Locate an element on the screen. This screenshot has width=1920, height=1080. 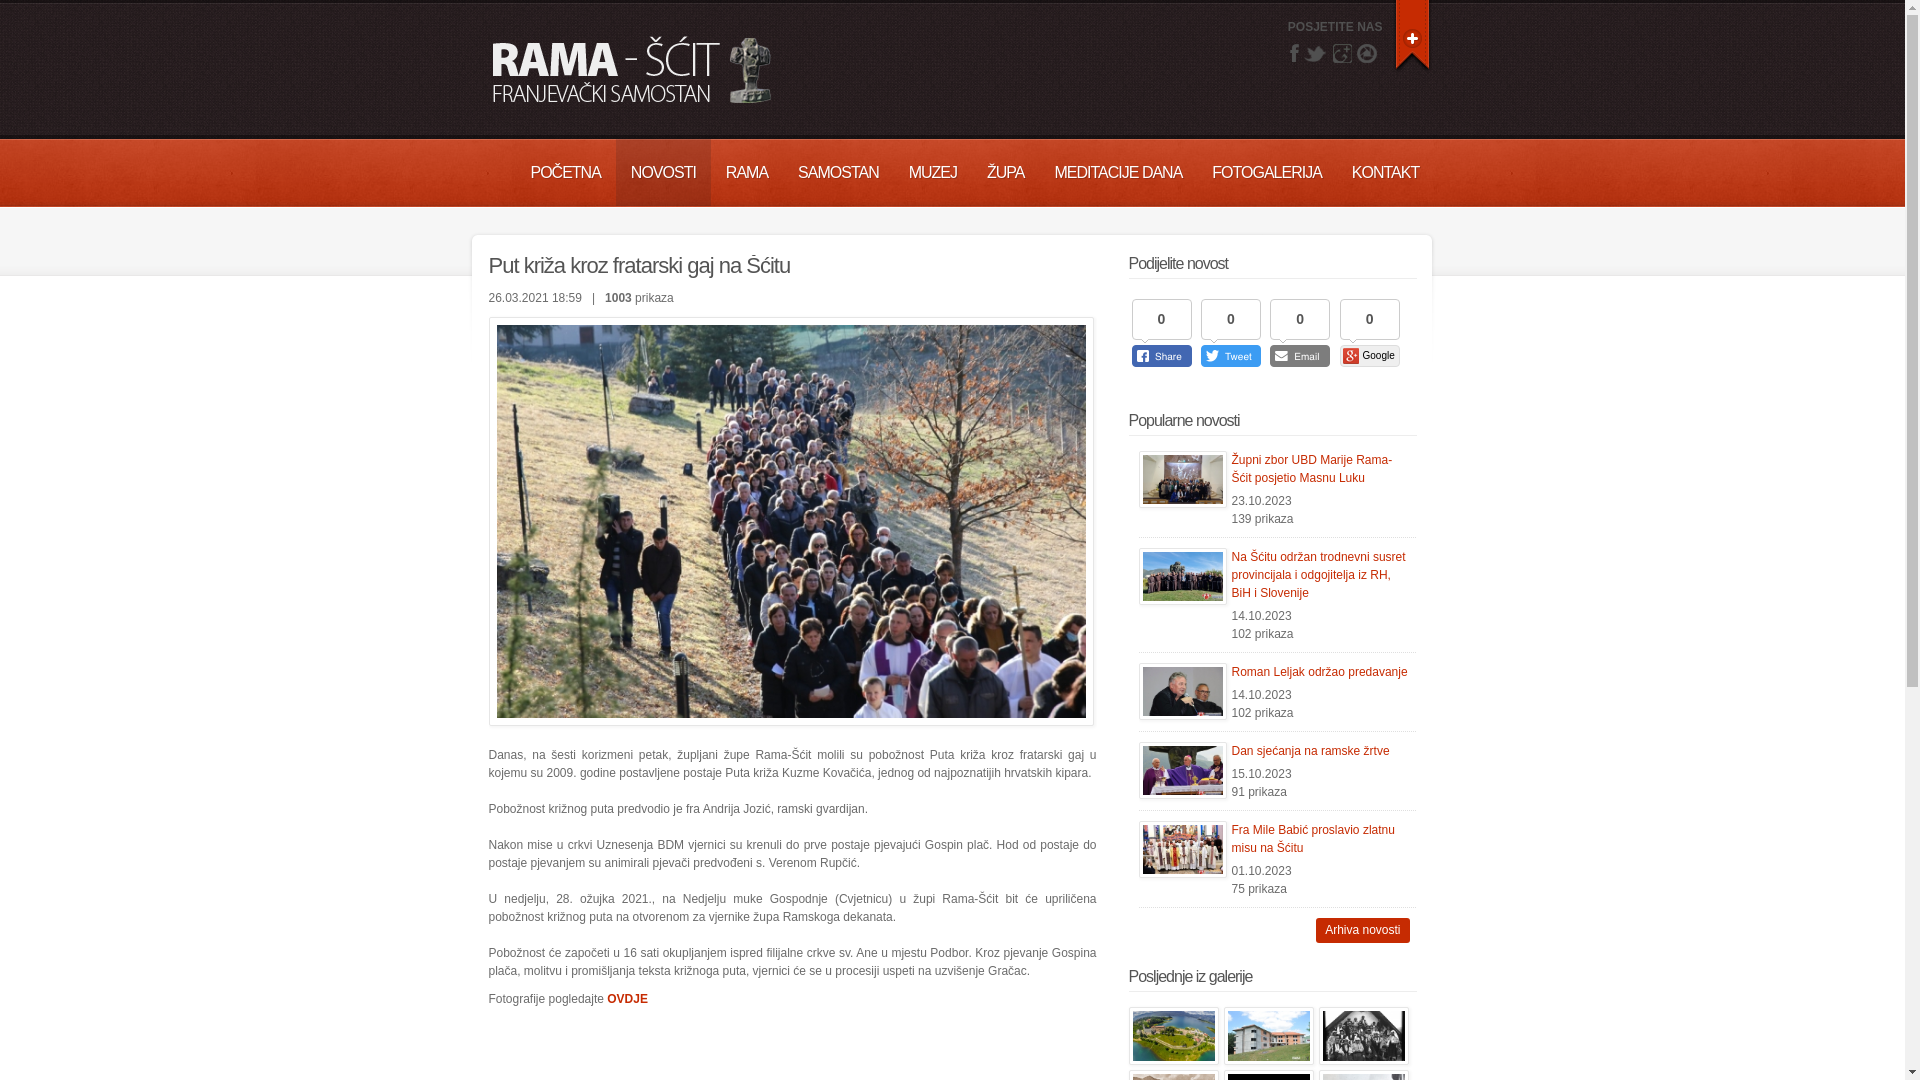
'Twitter' is located at coordinates (1315, 52).